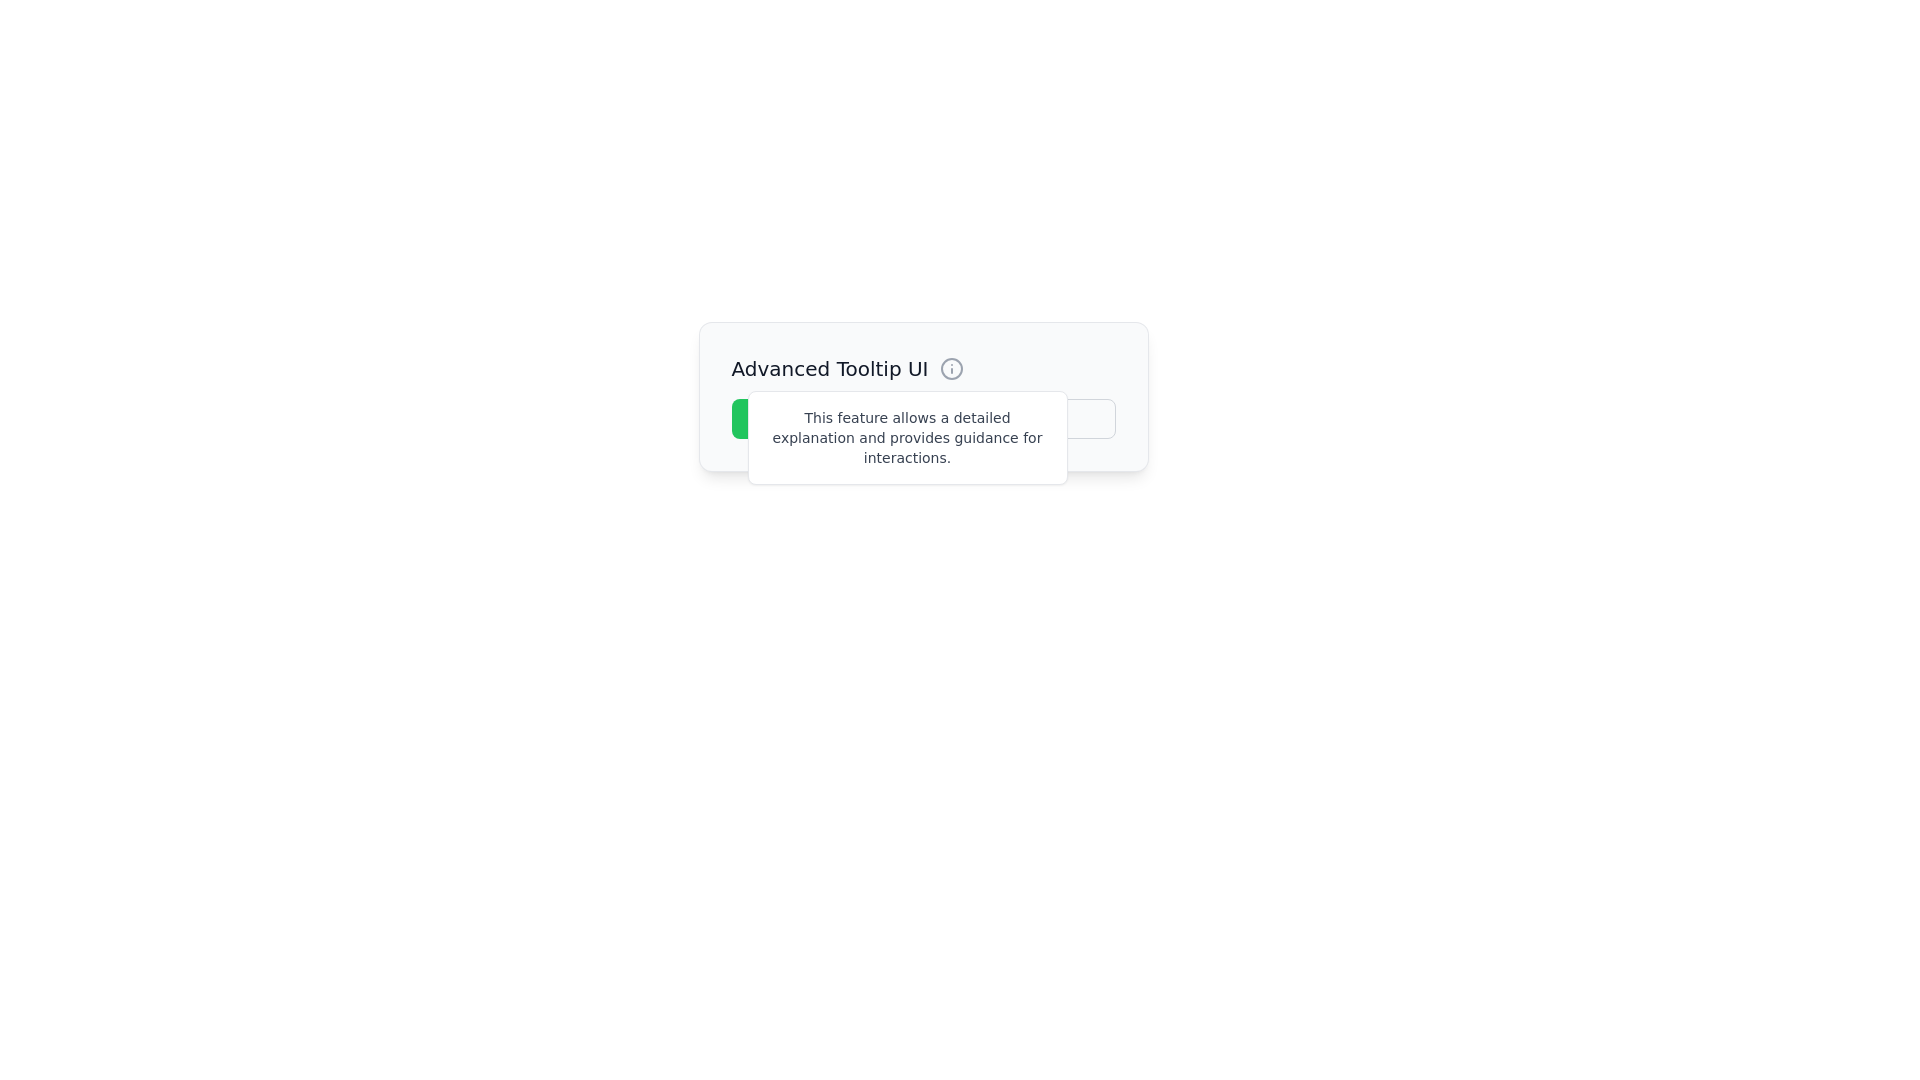 Image resolution: width=1920 pixels, height=1080 pixels. I want to click on the Information Icon located to the right of the 'Advanced Tooltip UI' text, so click(951, 369).